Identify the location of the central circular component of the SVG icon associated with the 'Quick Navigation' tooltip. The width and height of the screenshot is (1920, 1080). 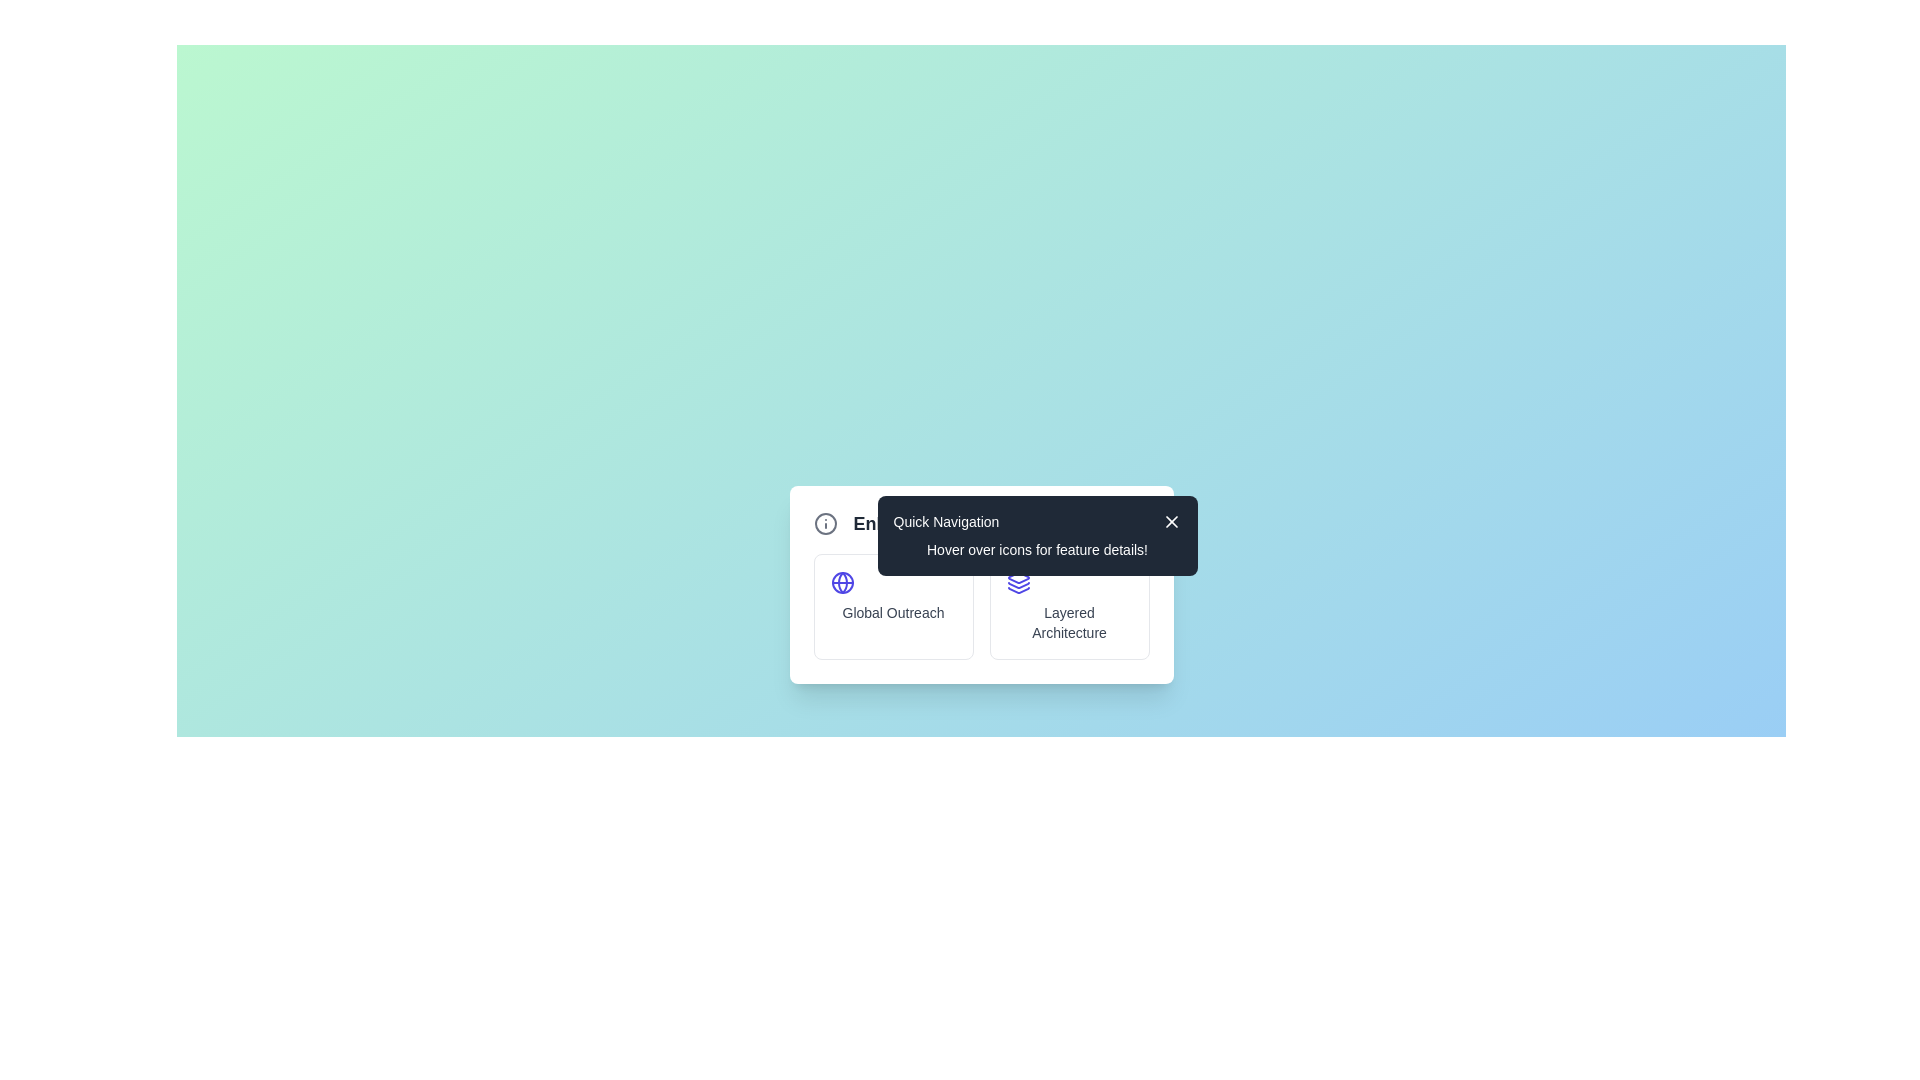
(825, 523).